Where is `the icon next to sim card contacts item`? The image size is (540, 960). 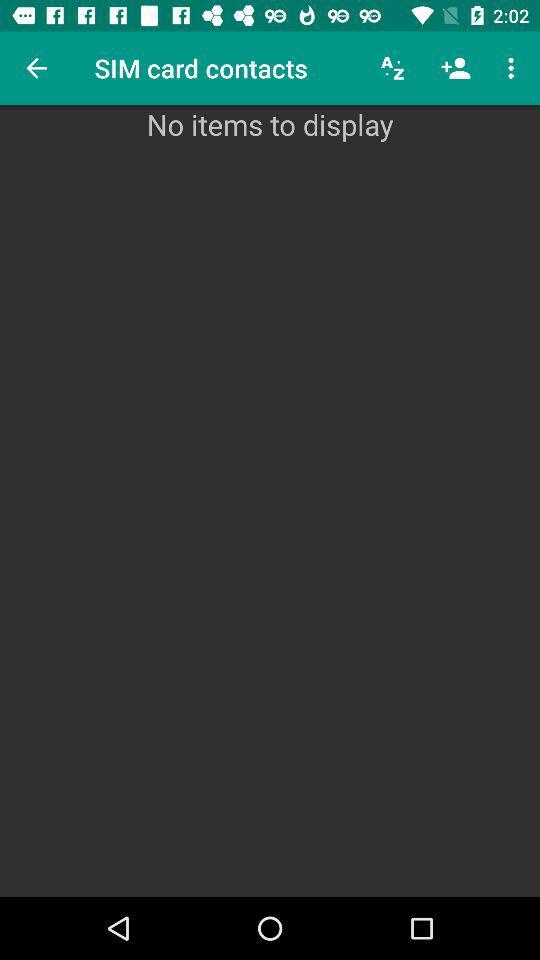
the icon next to sim card contacts item is located at coordinates (36, 68).